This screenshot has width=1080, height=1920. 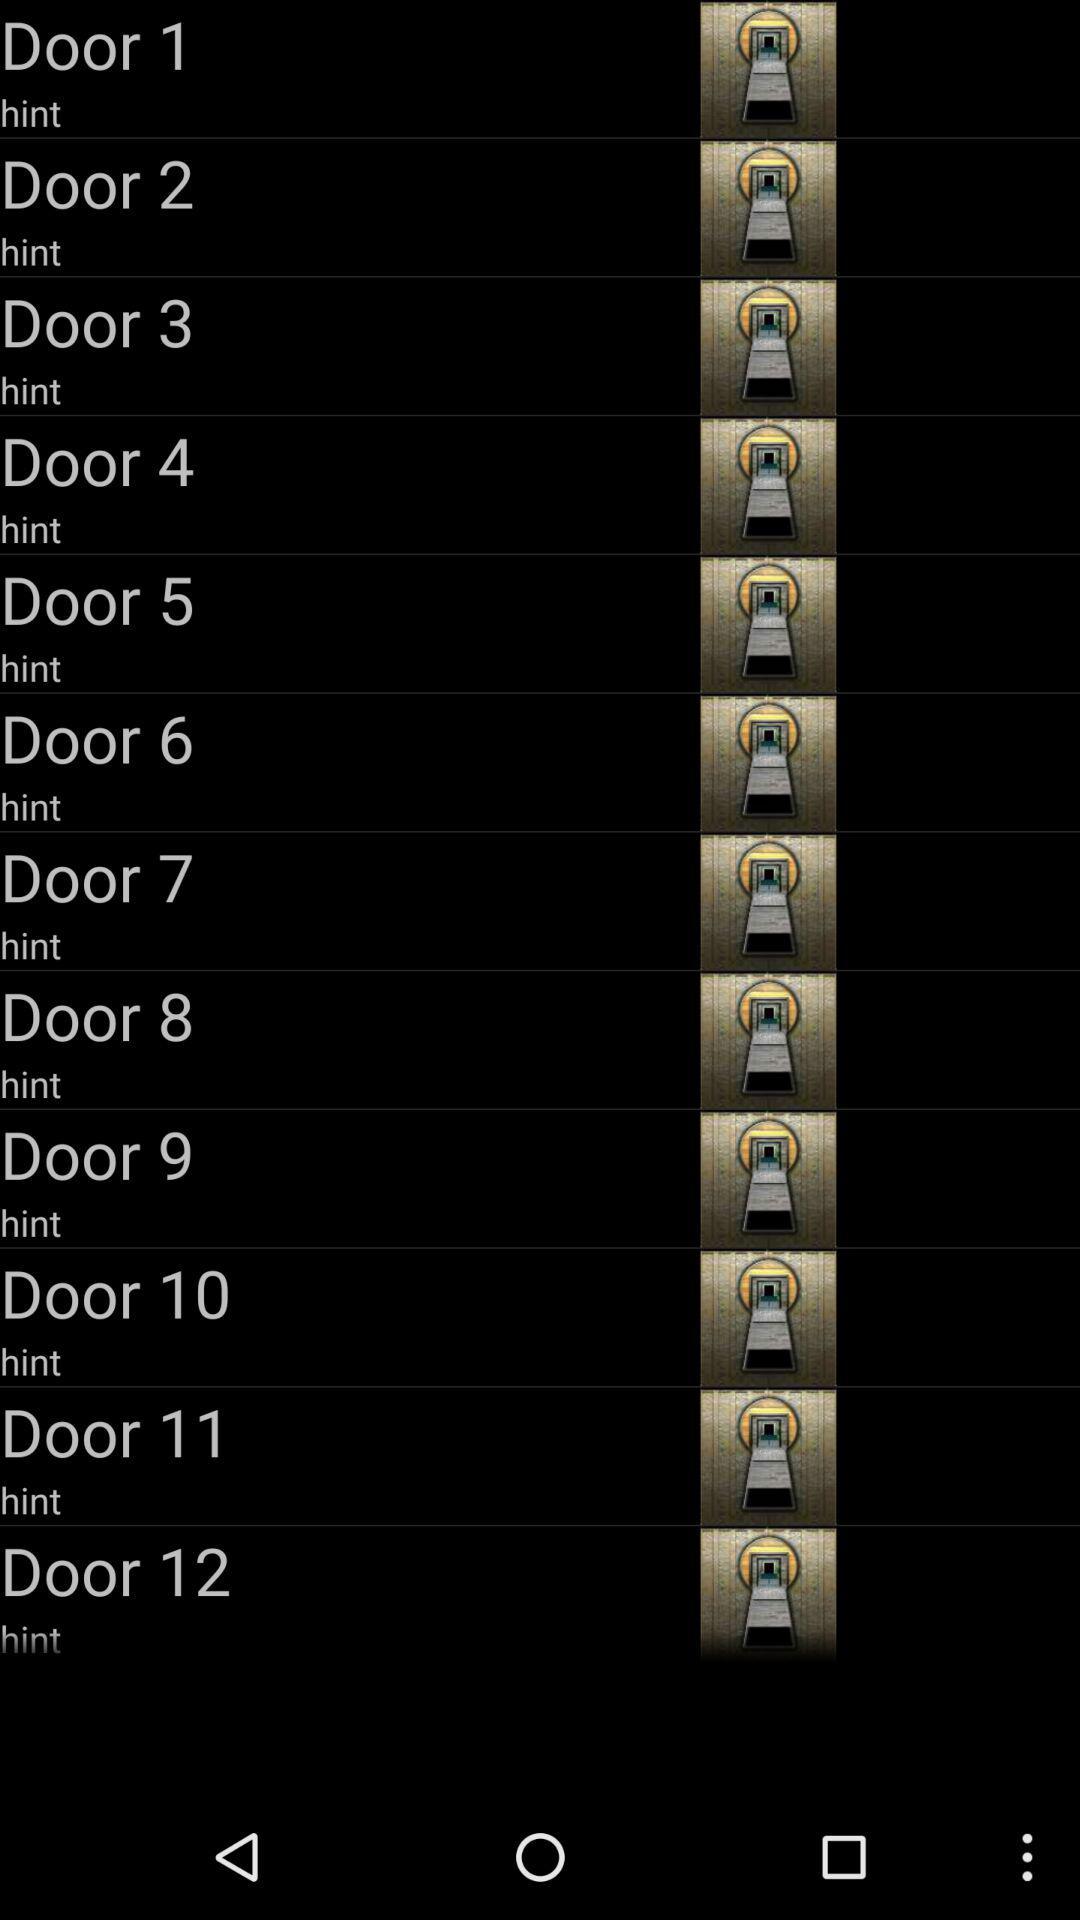 What do you see at coordinates (346, 1292) in the screenshot?
I see `the door 10 item` at bounding box center [346, 1292].